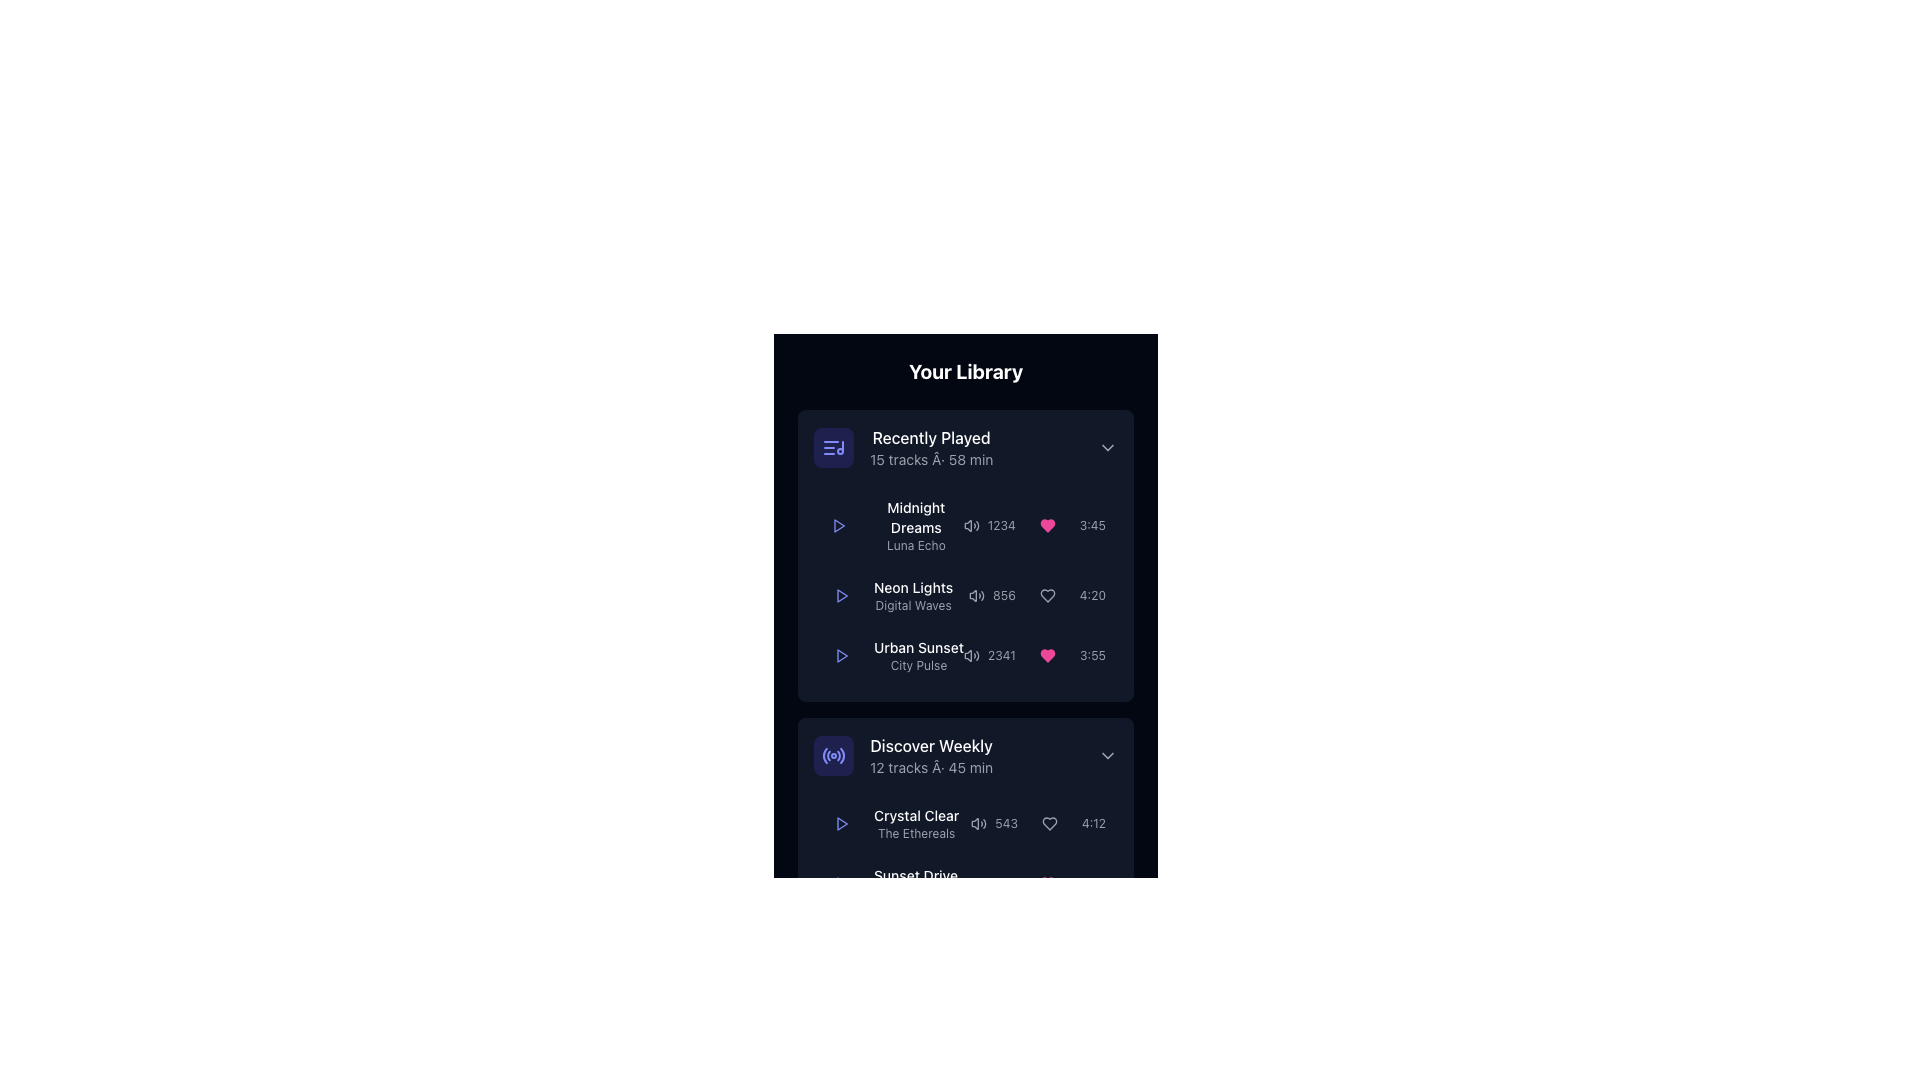  I want to click on the play button icon with a triangular shape and indigo background located within the 'Recently Played' section, which is aligned to the left of the text 'Urban Sunset' and 'City Pulse.', so click(841, 655).